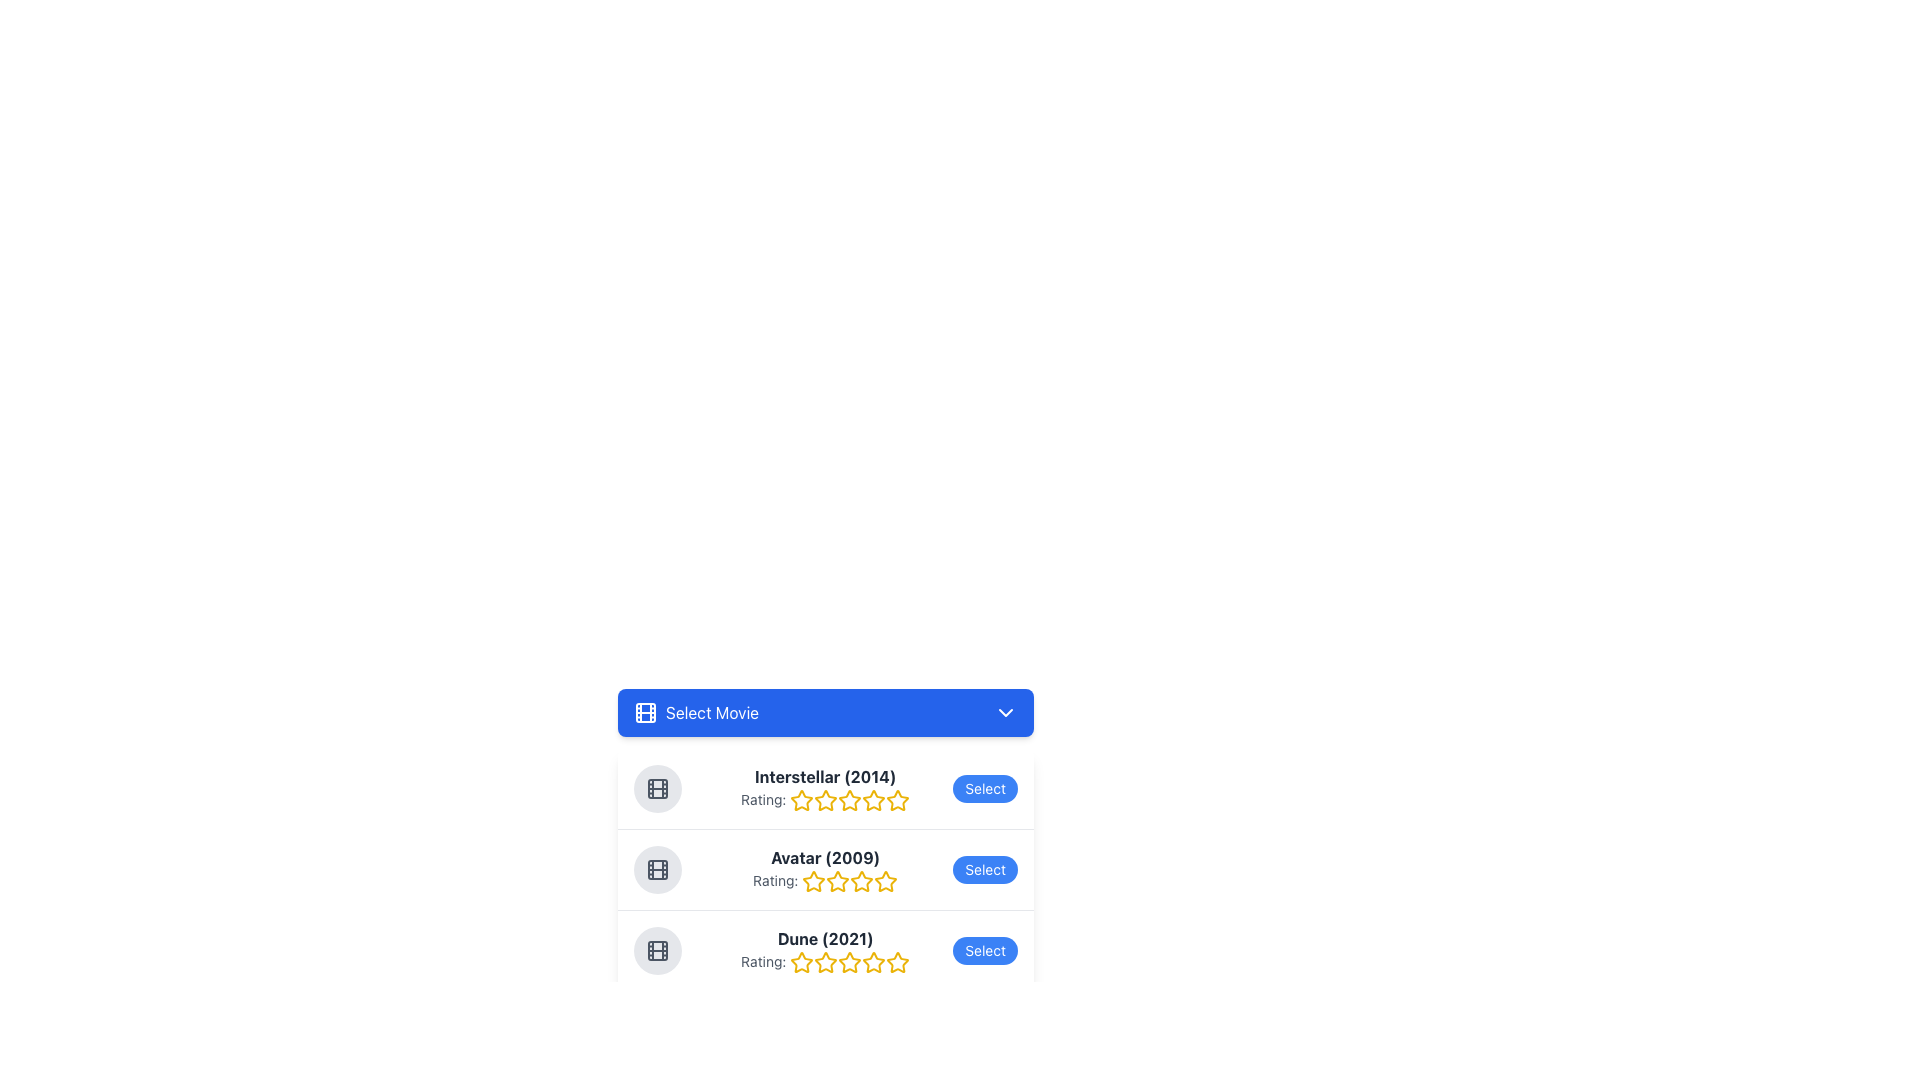  I want to click on the context of the fifth star icon in the rating component for 'Dune (2021)', which is hollow and has a yellow border, indicating its position in a sequence of stars for rating display, so click(874, 962).